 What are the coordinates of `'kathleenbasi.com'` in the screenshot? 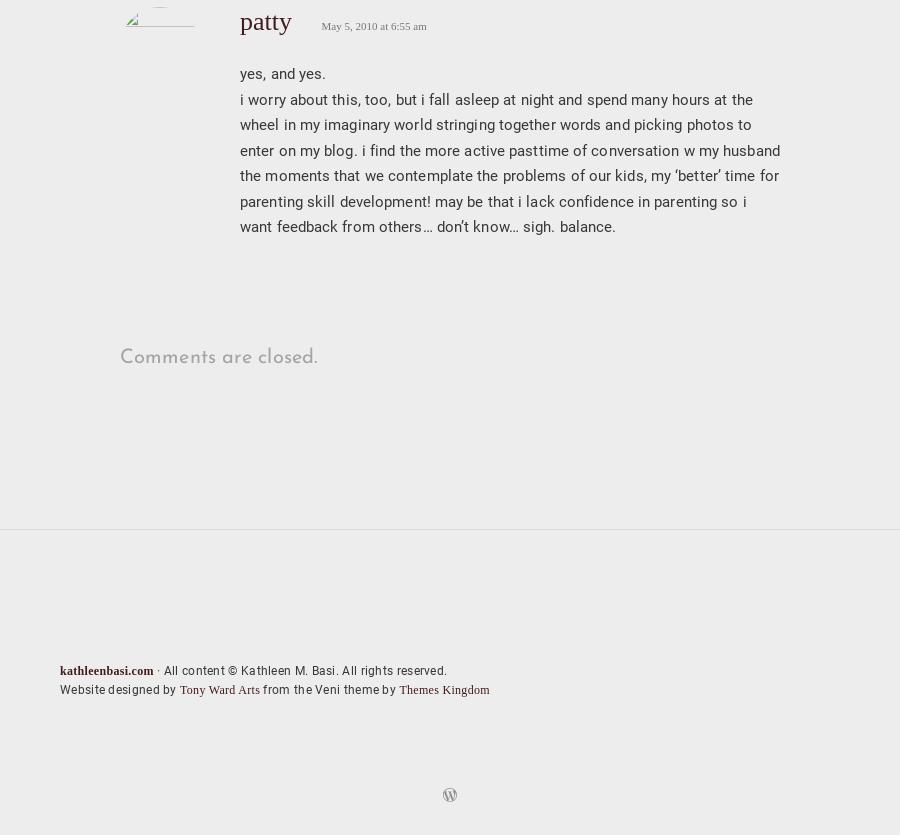 It's located at (59, 670).